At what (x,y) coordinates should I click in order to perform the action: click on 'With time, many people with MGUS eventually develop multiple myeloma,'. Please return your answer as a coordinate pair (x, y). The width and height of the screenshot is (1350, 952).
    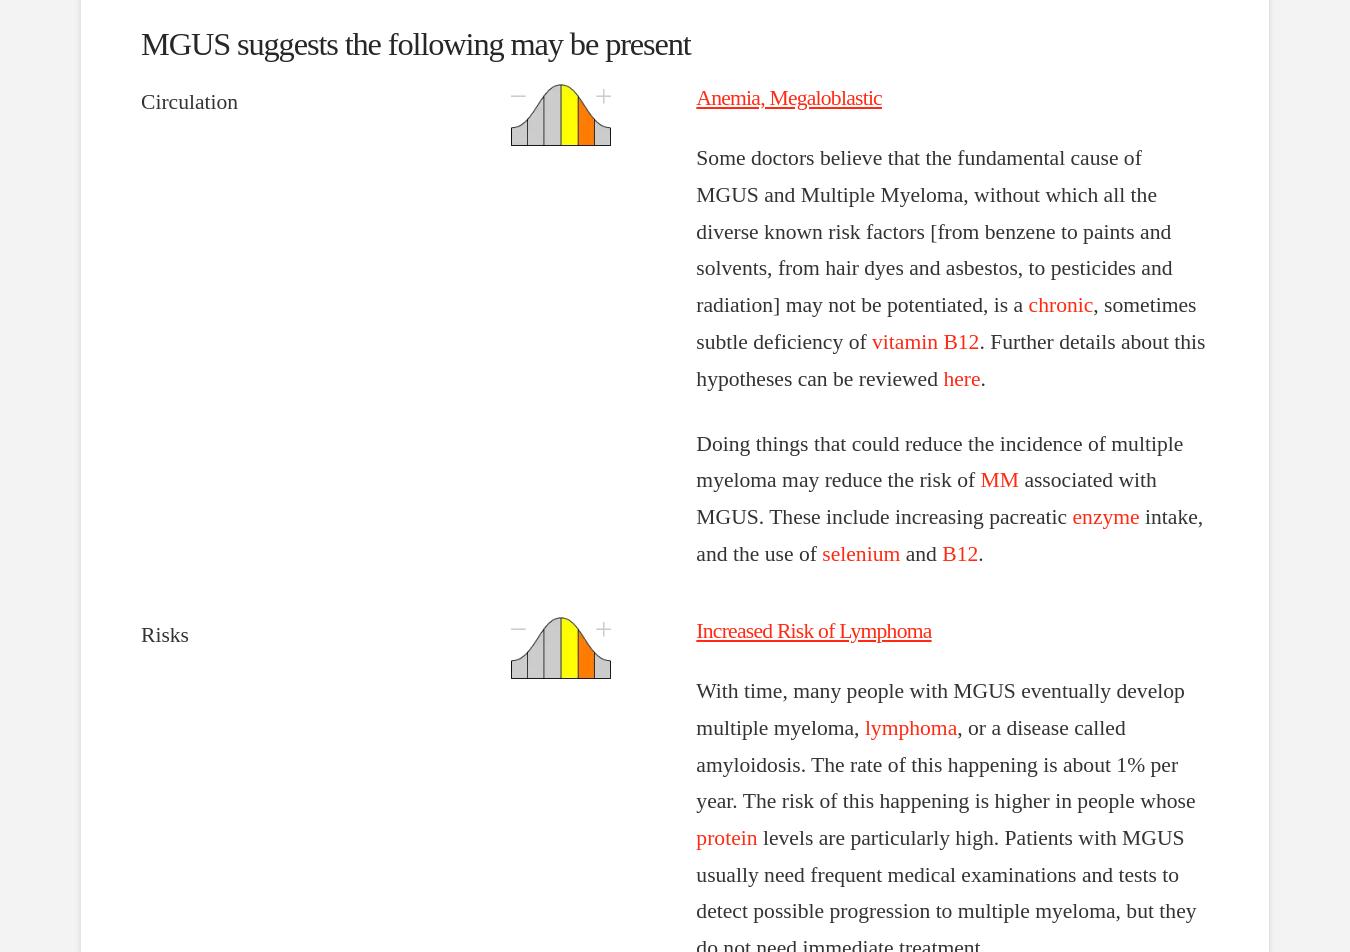
    Looking at the image, I should click on (695, 708).